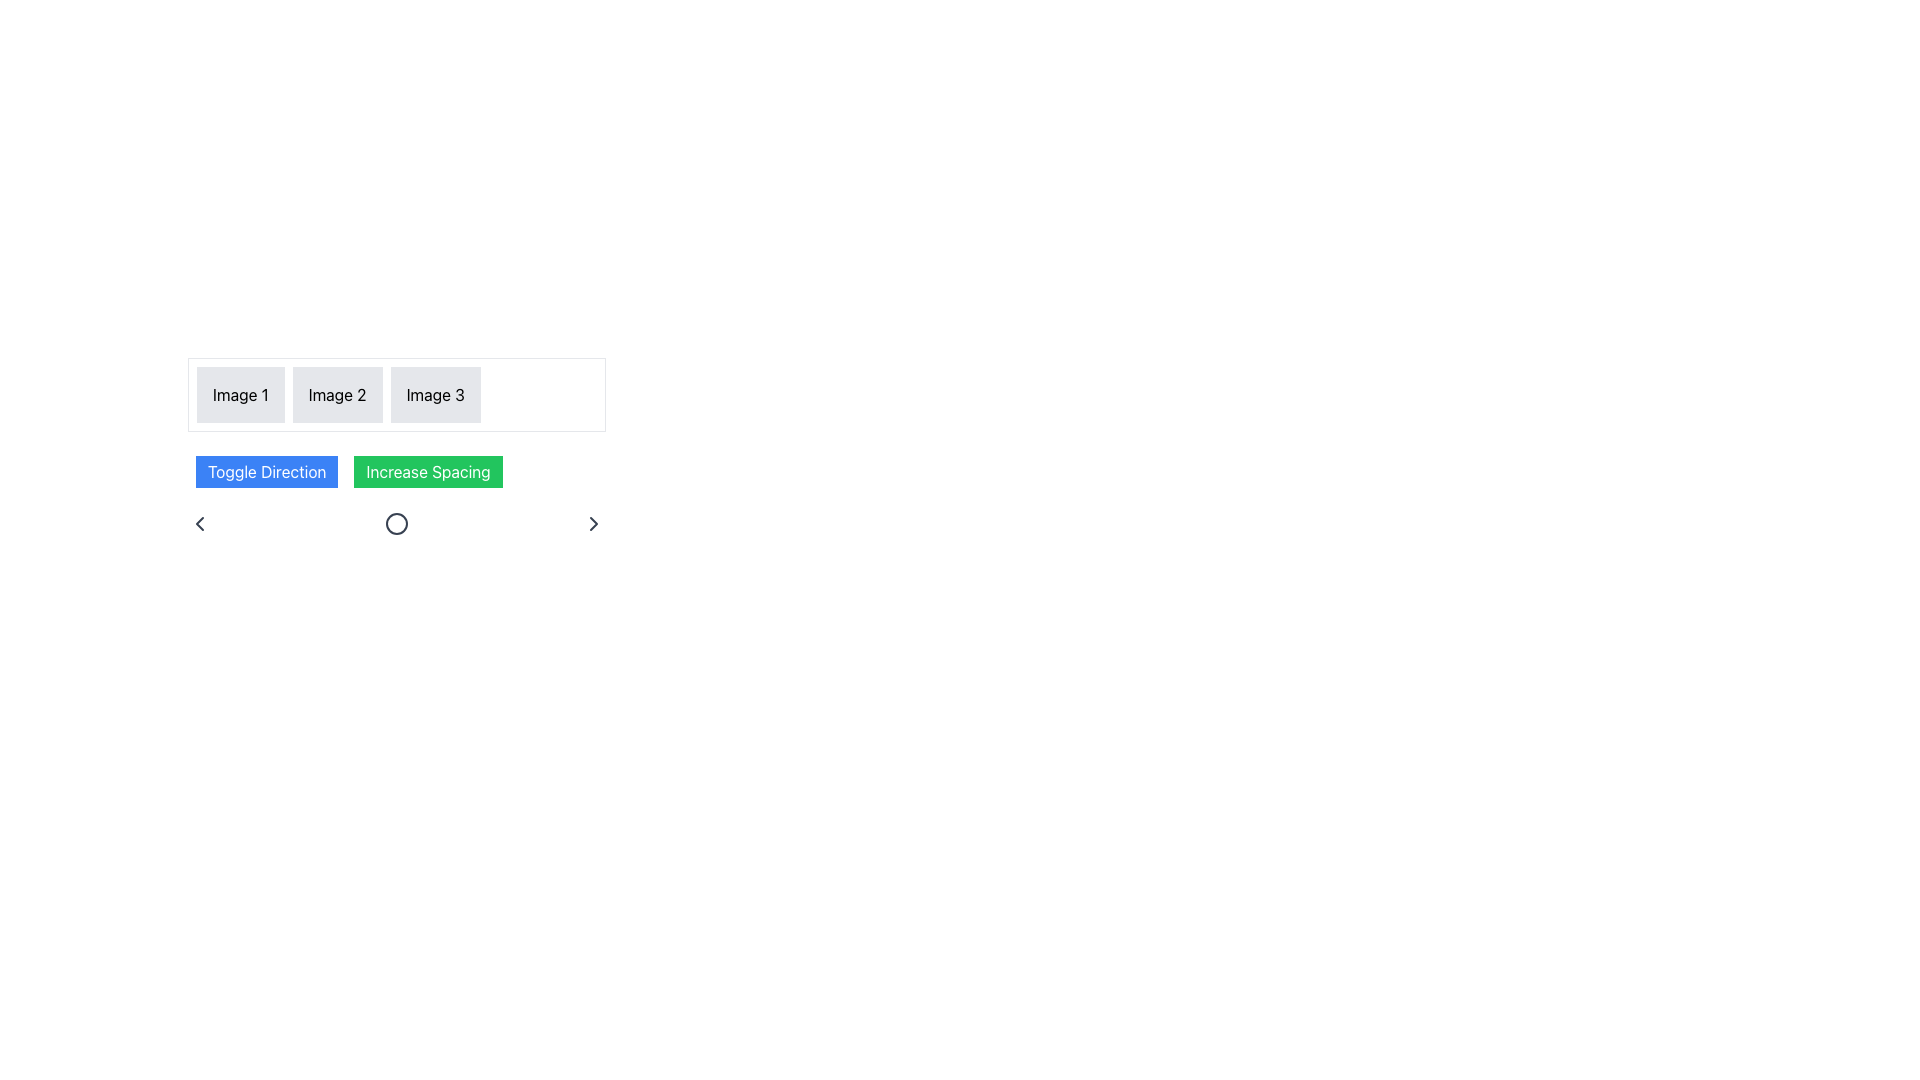  I want to click on the composite UI control panel element, so click(397, 490).